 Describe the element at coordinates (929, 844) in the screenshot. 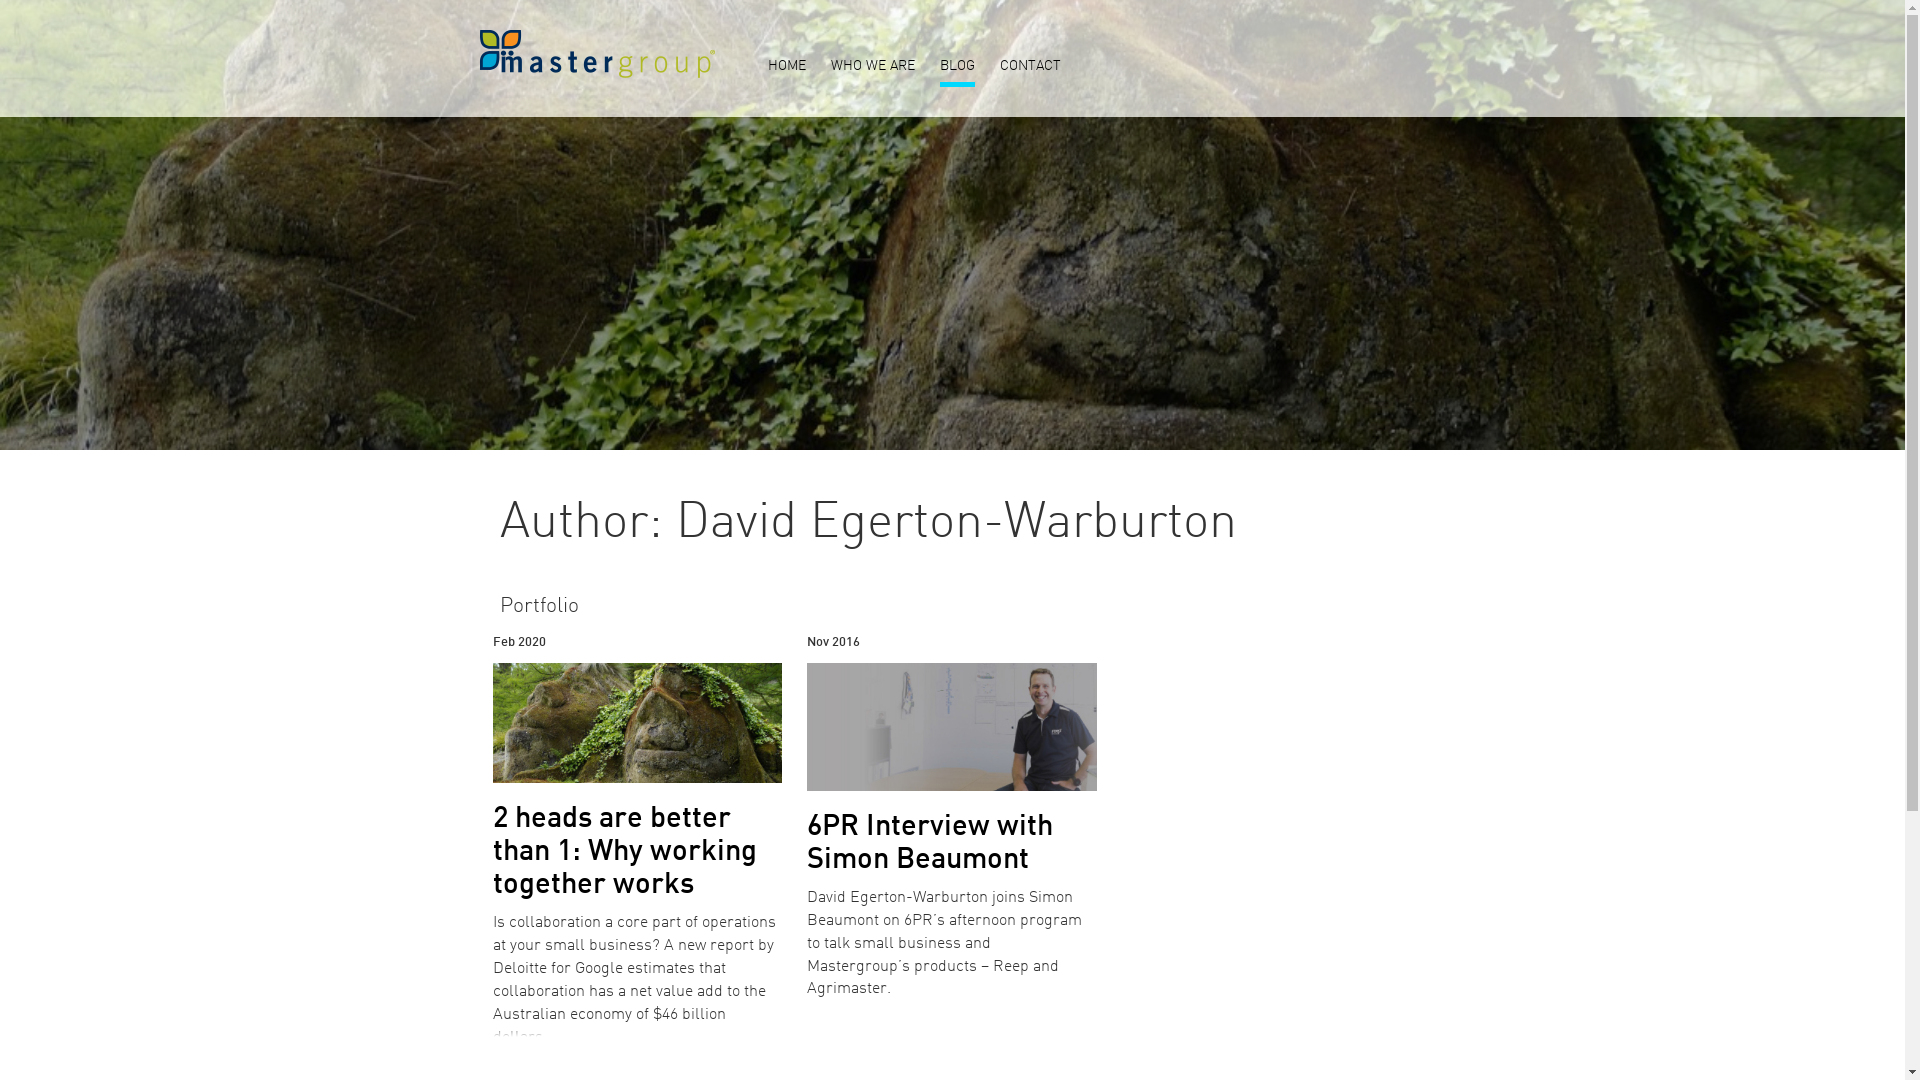

I see `'6PR Interview with Simon Beaumont'` at that location.